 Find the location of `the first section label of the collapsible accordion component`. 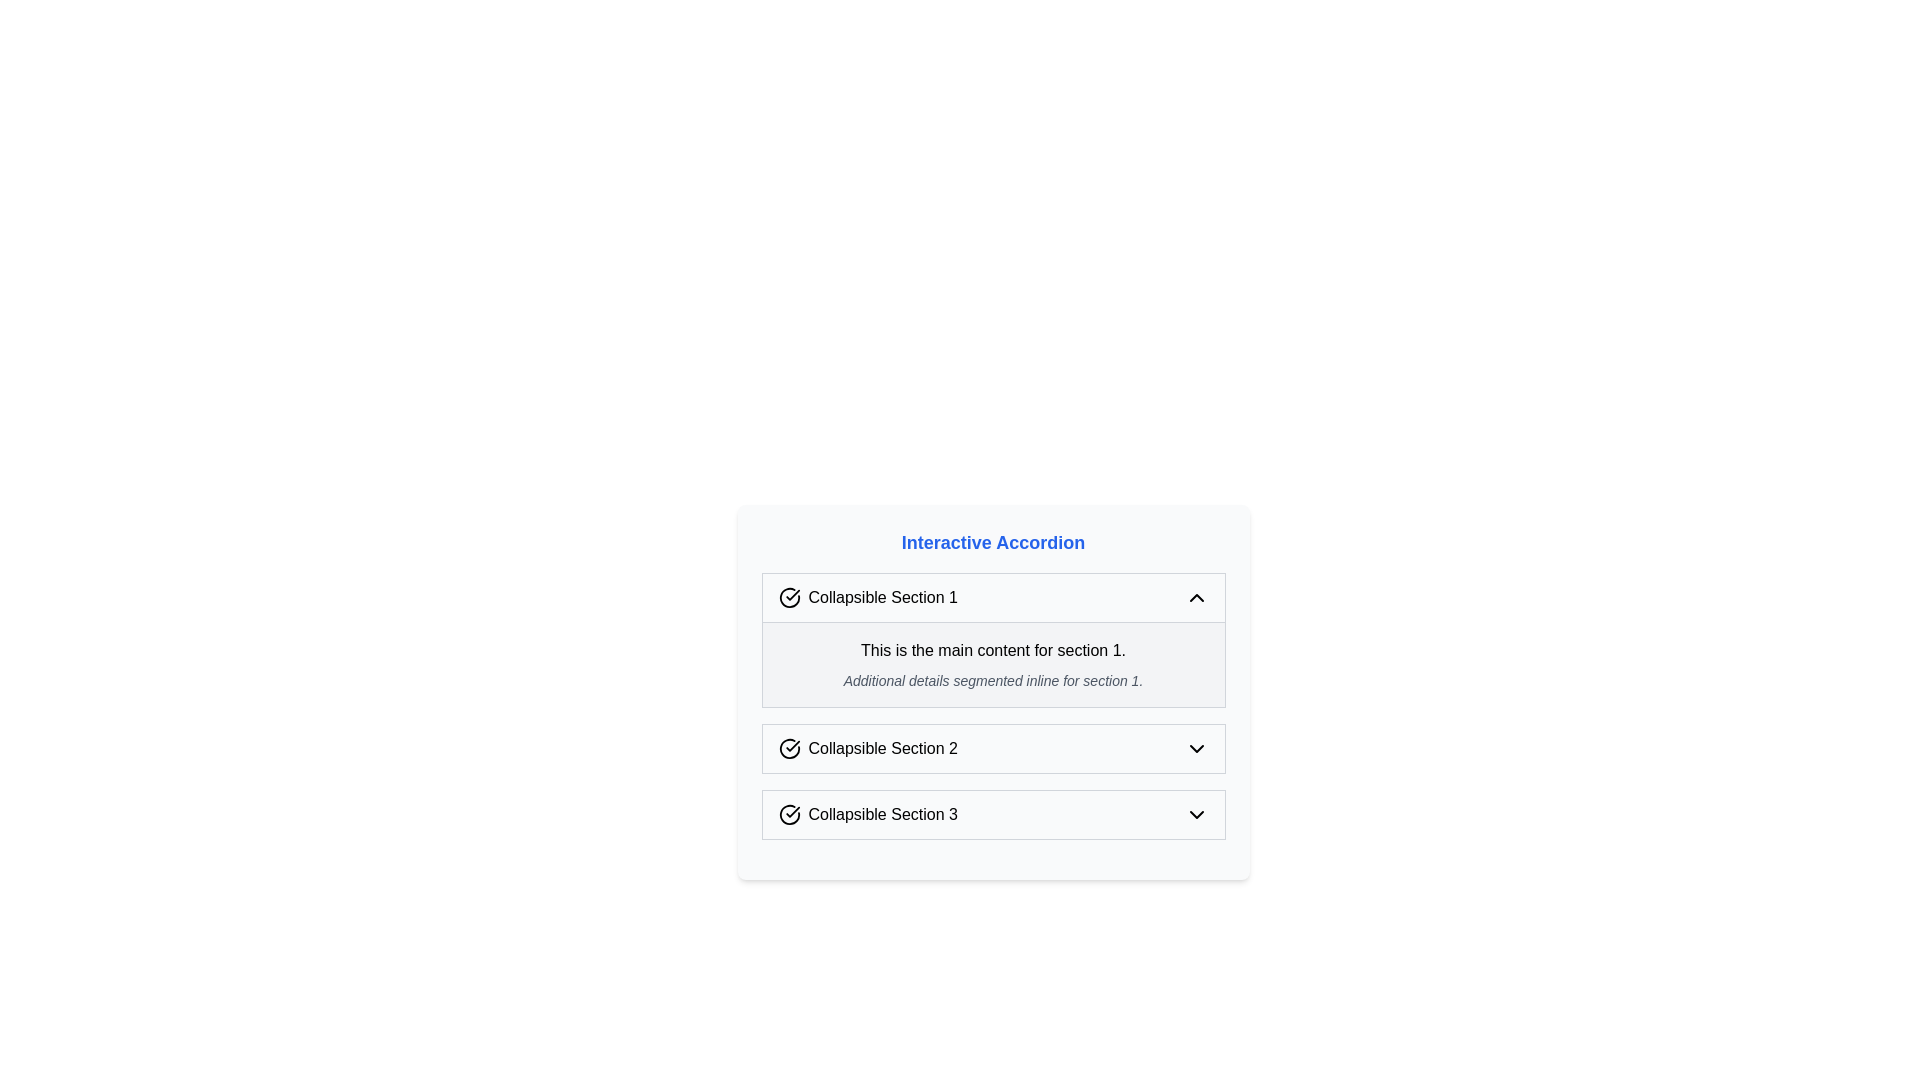

the first section label of the collapsible accordion component is located at coordinates (868, 596).